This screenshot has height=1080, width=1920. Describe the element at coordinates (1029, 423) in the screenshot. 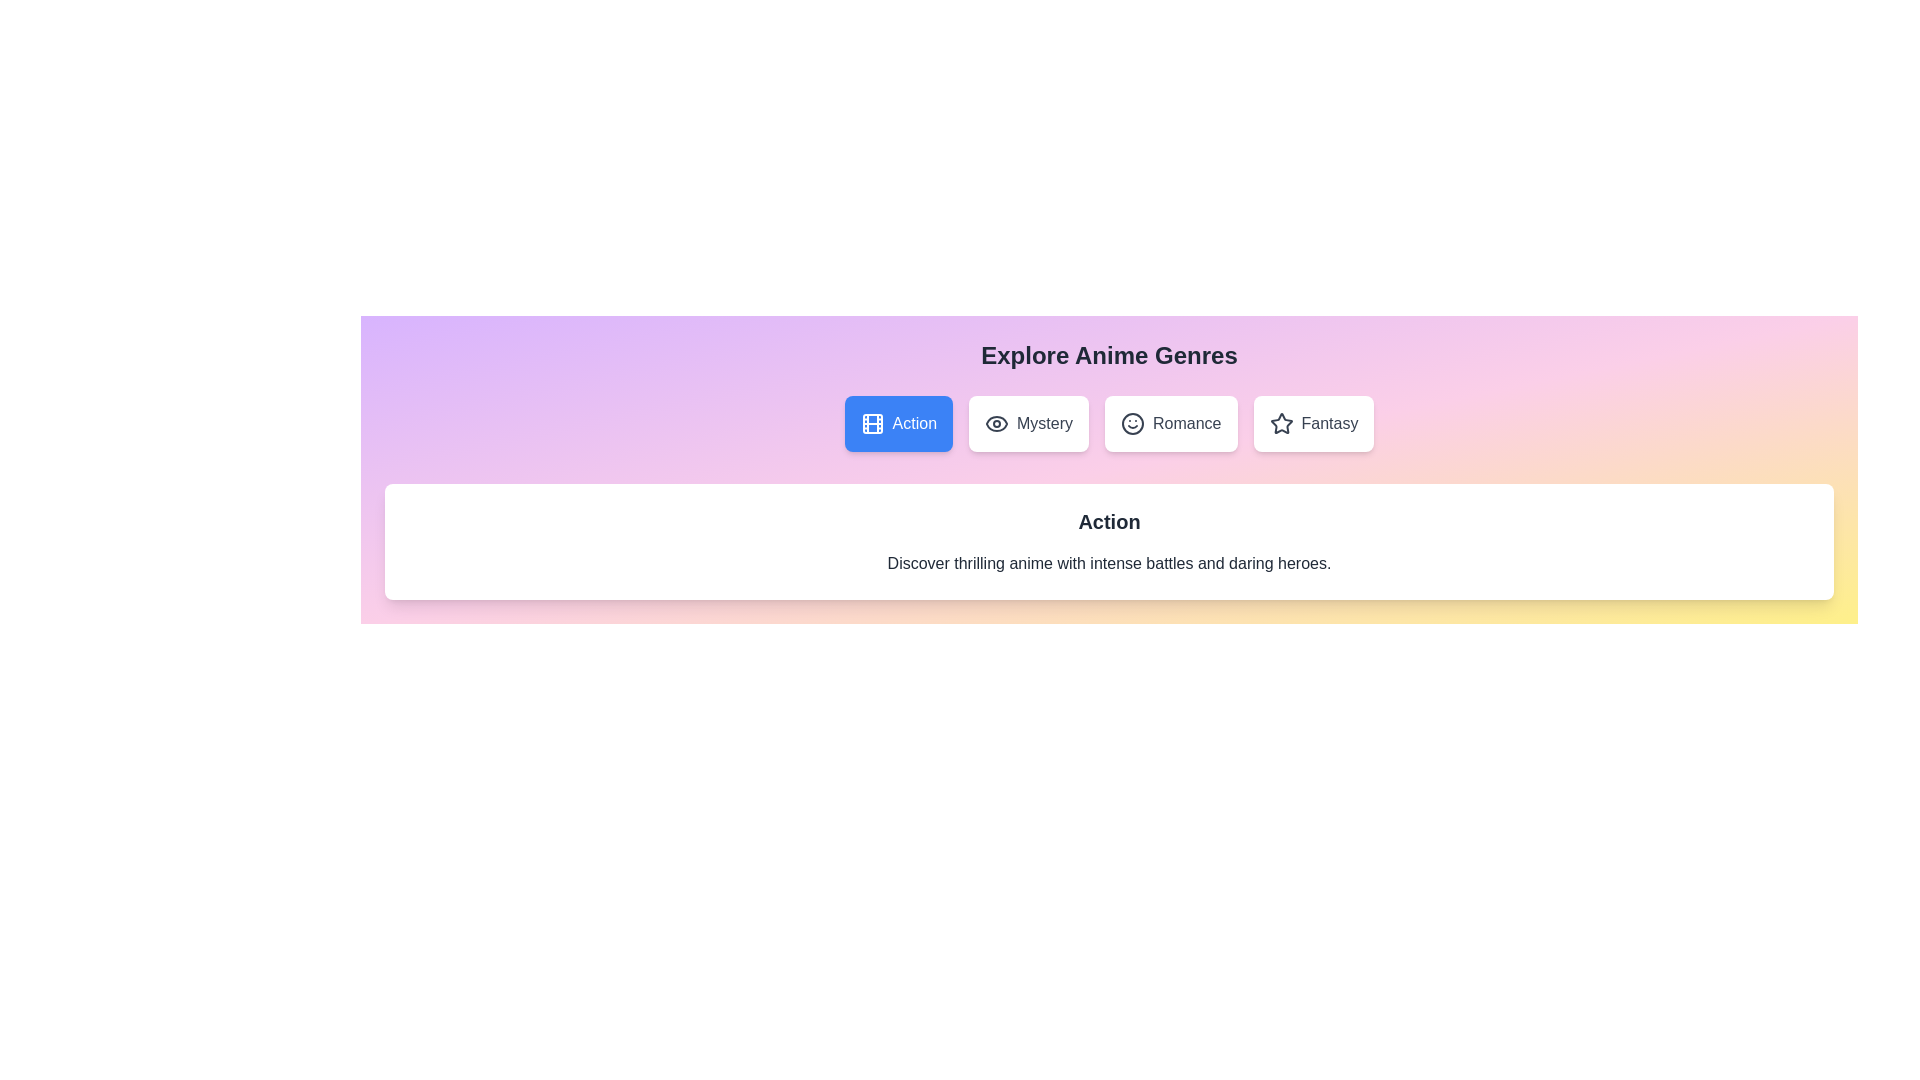

I see `the Mystery tab by clicking on it` at that location.